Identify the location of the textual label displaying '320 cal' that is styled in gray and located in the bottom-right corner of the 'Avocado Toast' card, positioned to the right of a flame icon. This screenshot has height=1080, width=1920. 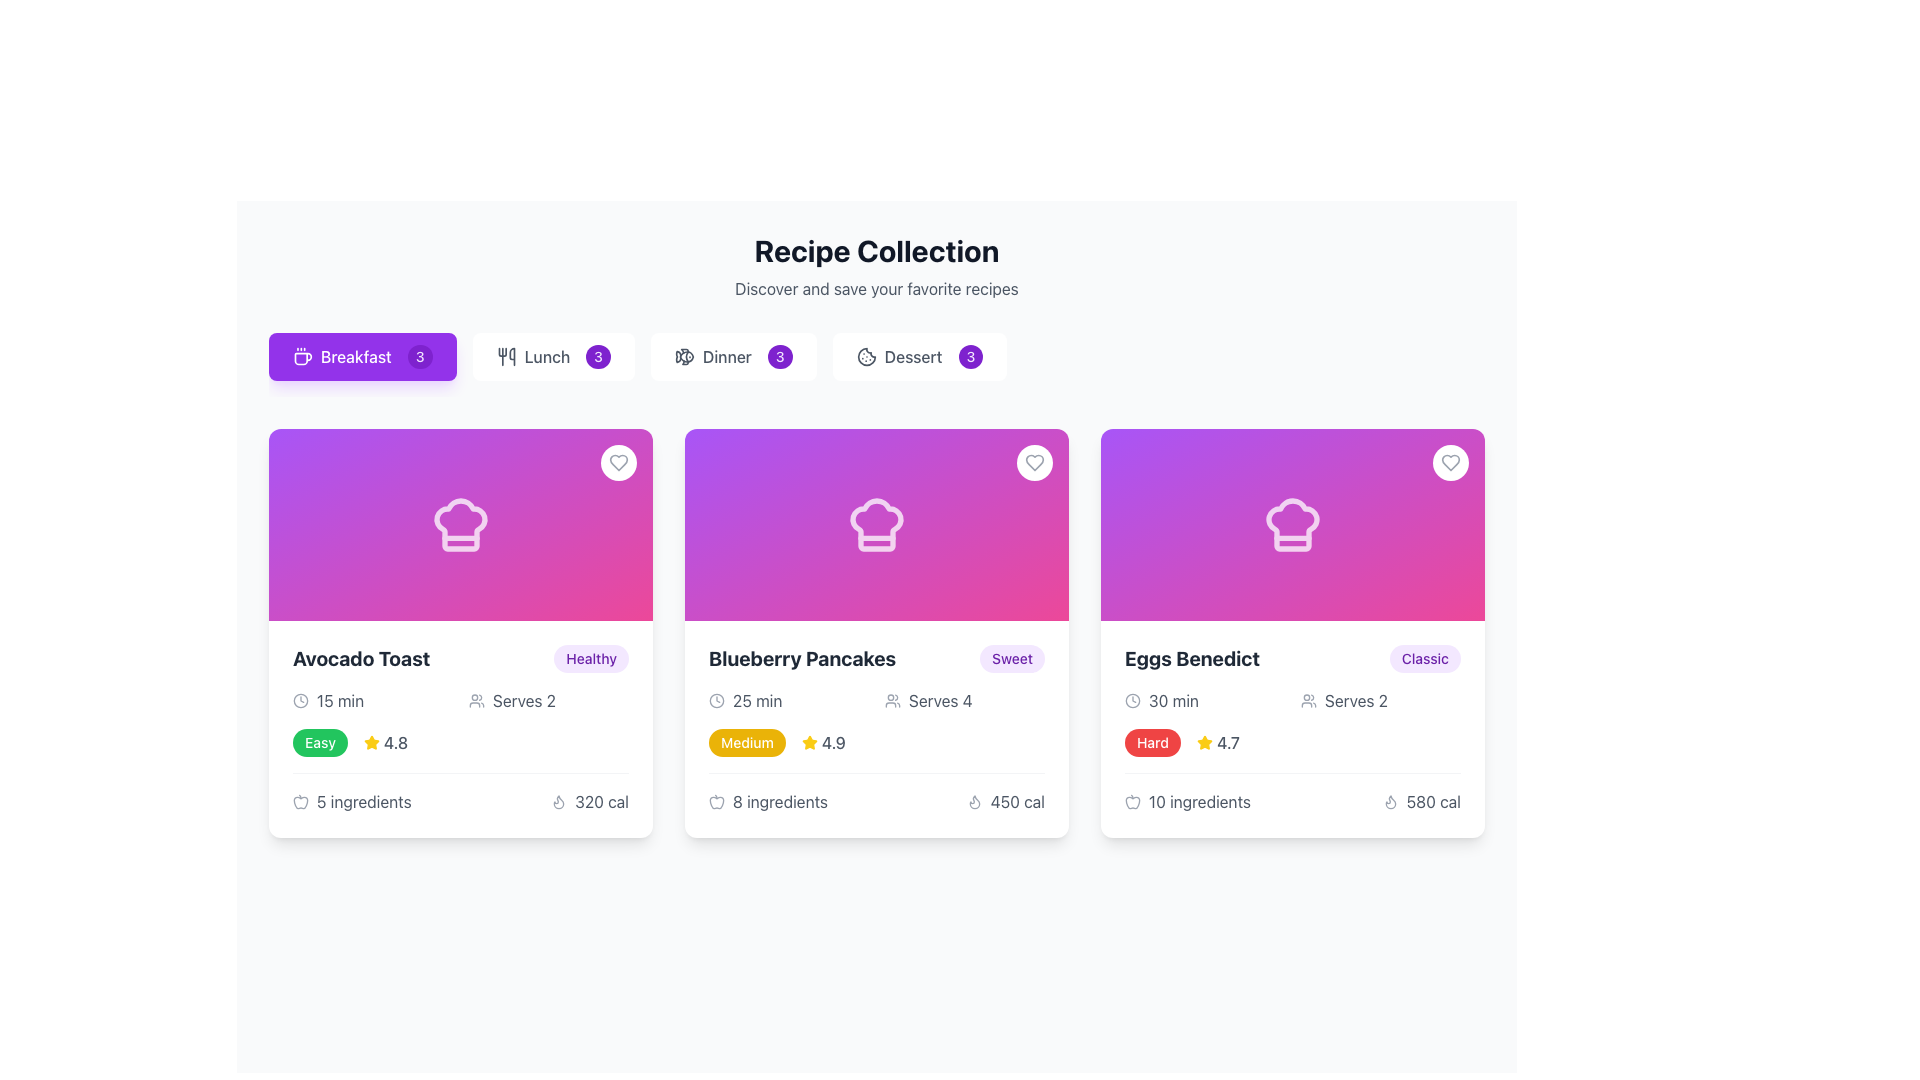
(601, 801).